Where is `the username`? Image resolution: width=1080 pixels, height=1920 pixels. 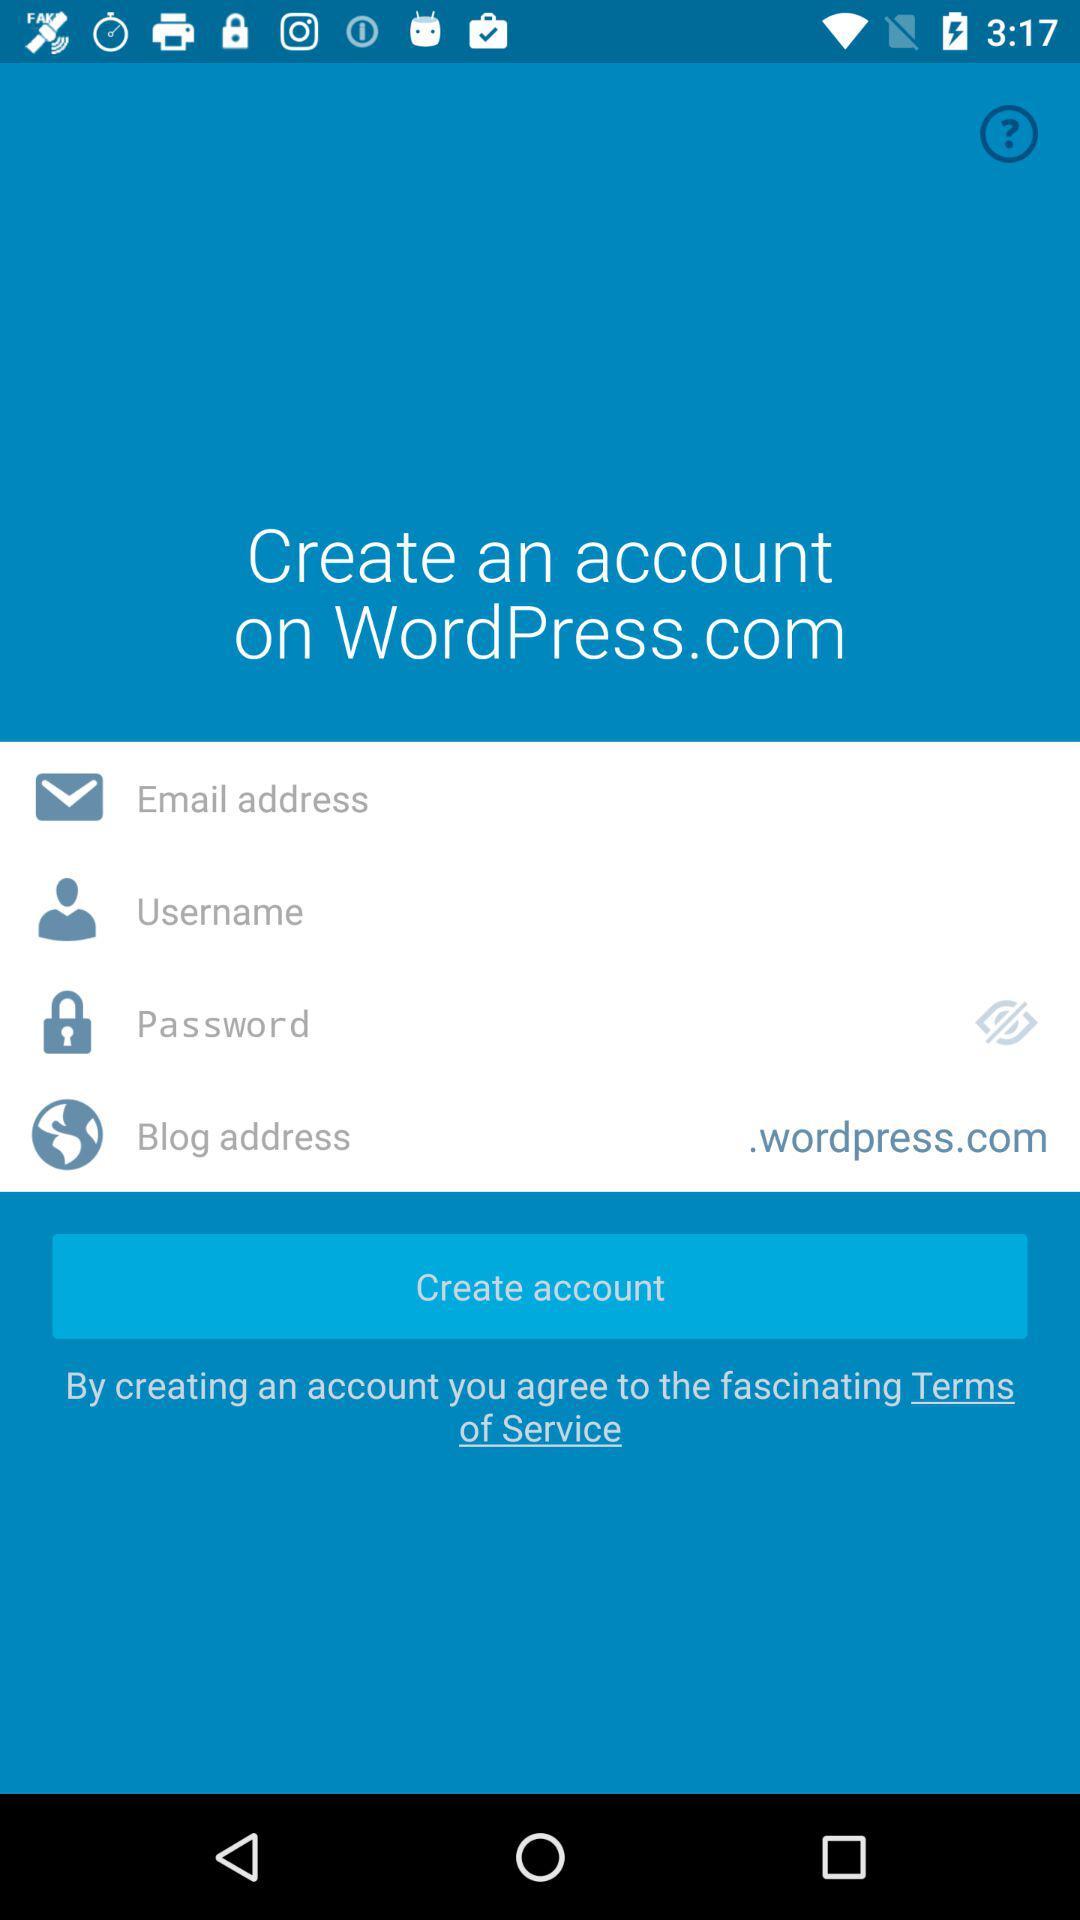 the username is located at coordinates (591, 909).